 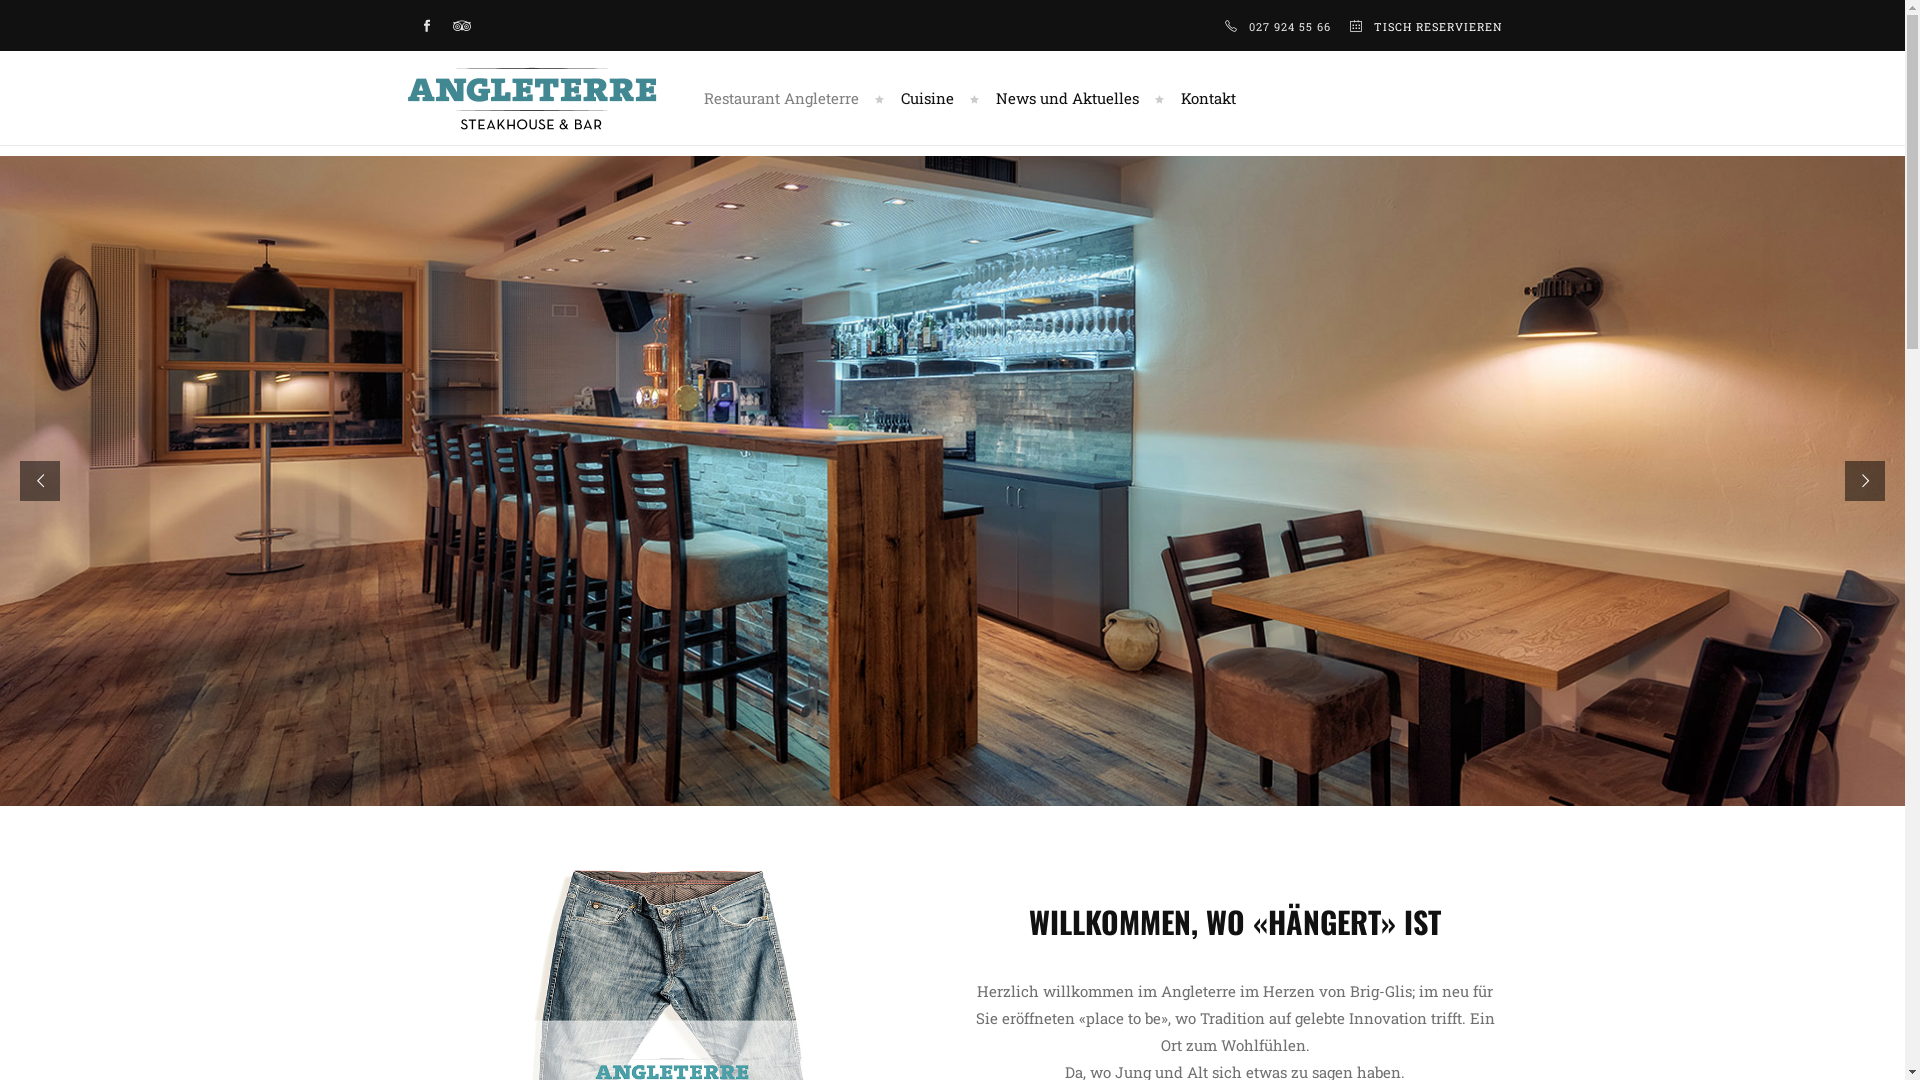 What do you see at coordinates (930, 97) in the screenshot?
I see `'Cuisine'` at bounding box center [930, 97].